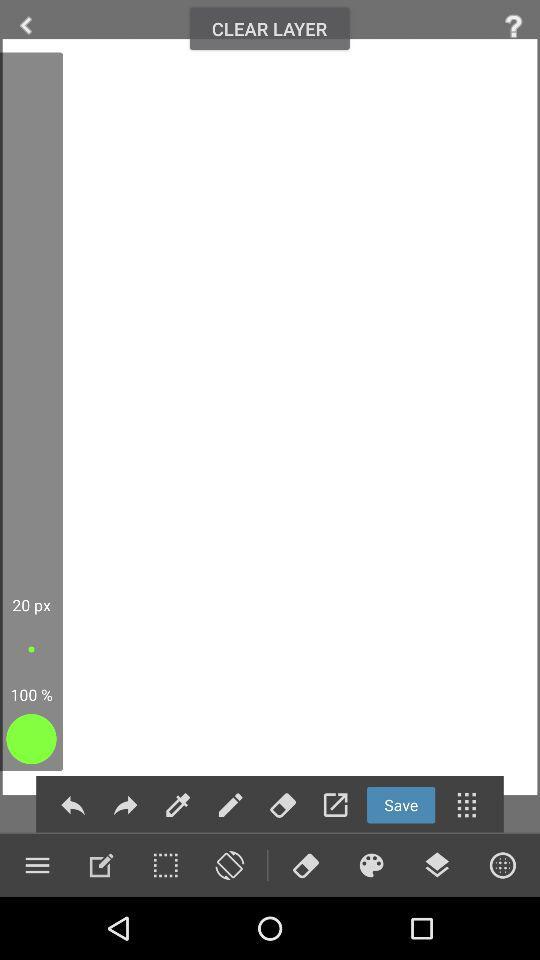  What do you see at coordinates (305, 864) in the screenshot?
I see `erase button` at bounding box center [305, 864].